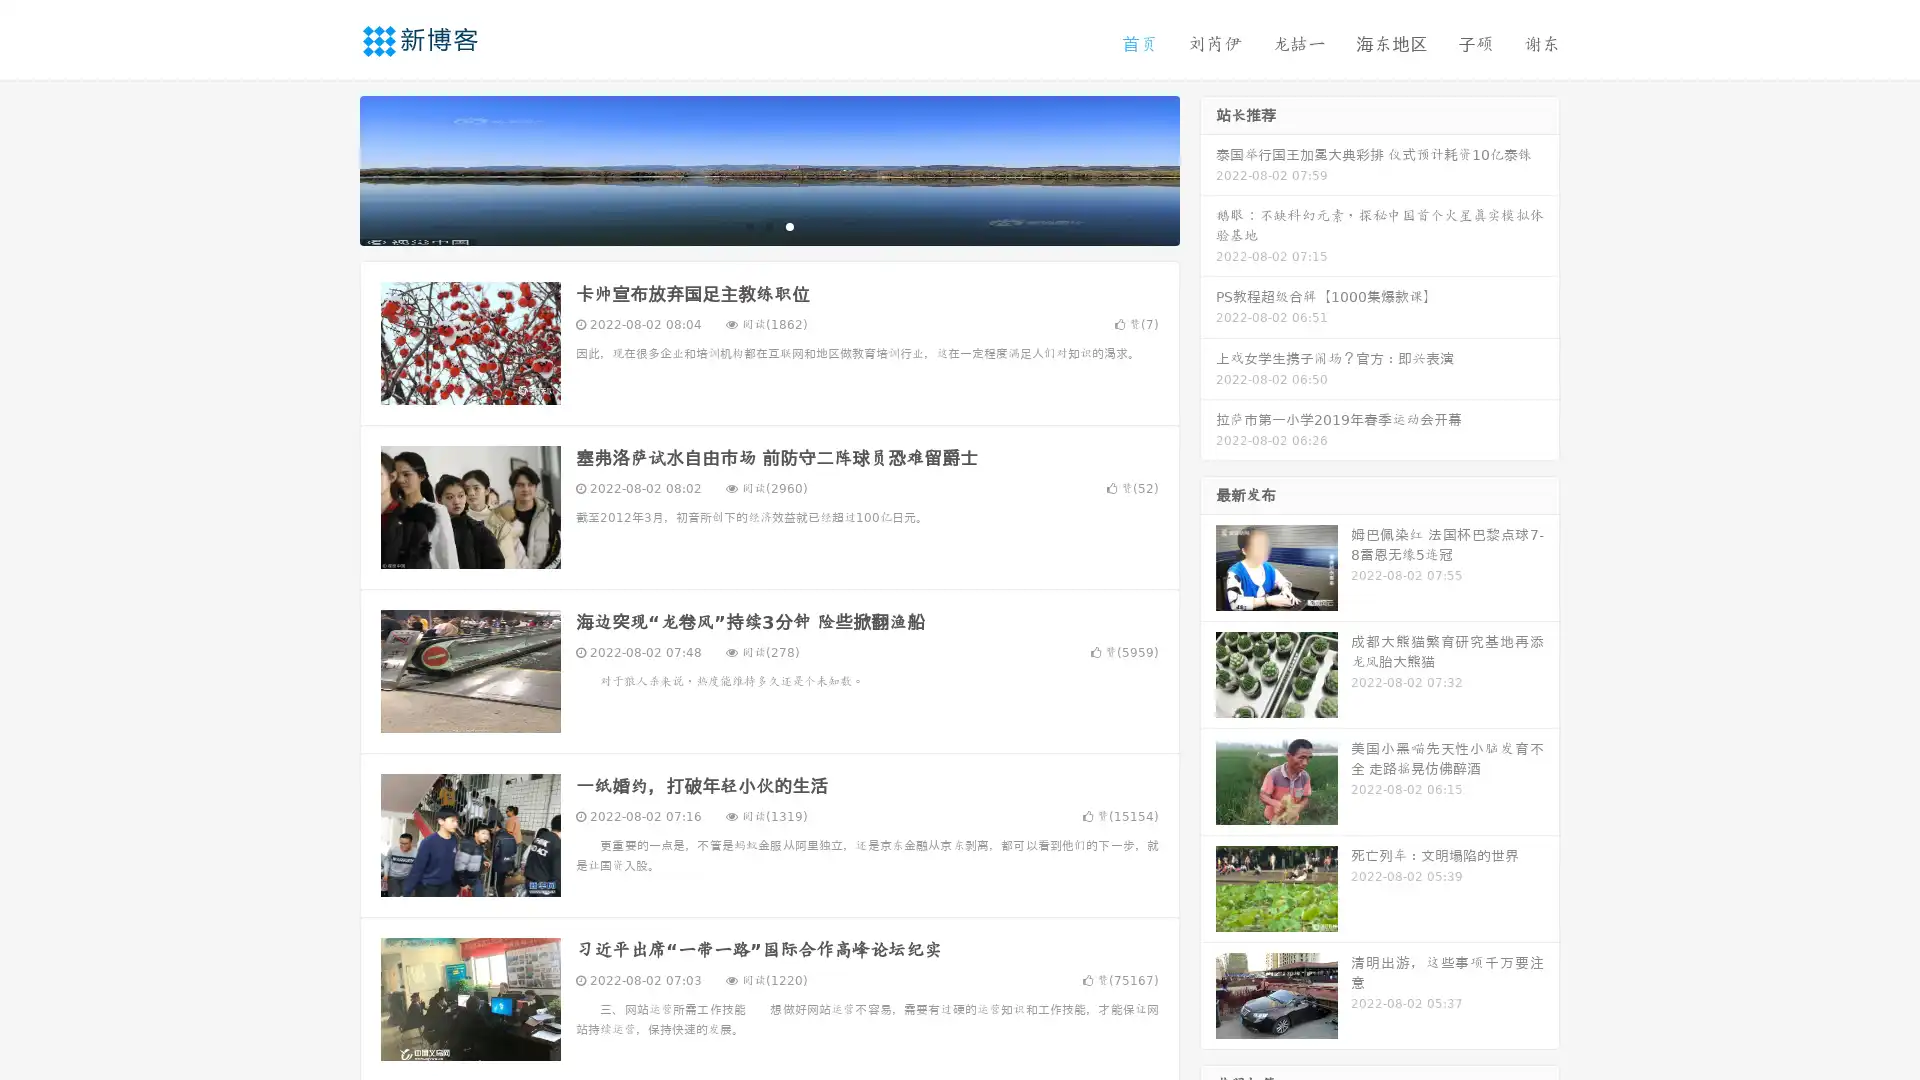 This screenshot has width=1920, height=1080. What do you see at coordinates (789, 225) in the screenshot?
I see `Go to slide 3` at bounding box center [789, 225].